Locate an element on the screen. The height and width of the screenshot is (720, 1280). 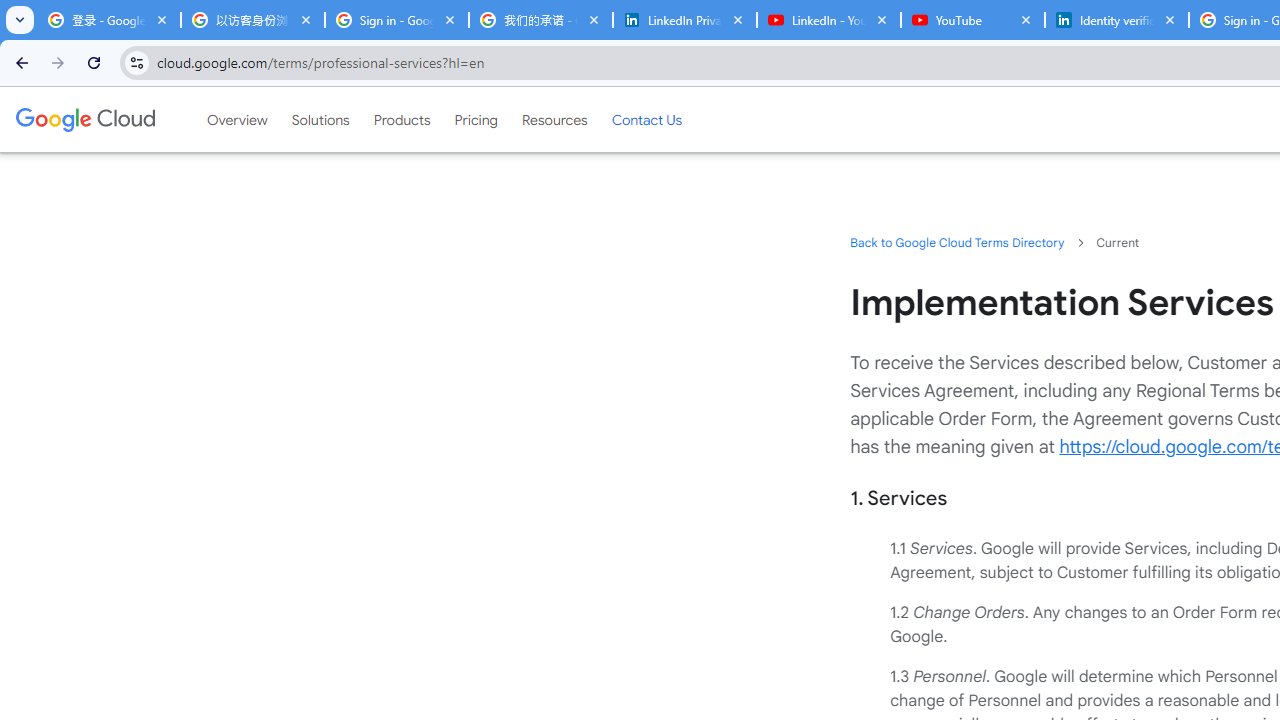
'LinkedIn Privacy Policy' is located at coordinates (684, 20).